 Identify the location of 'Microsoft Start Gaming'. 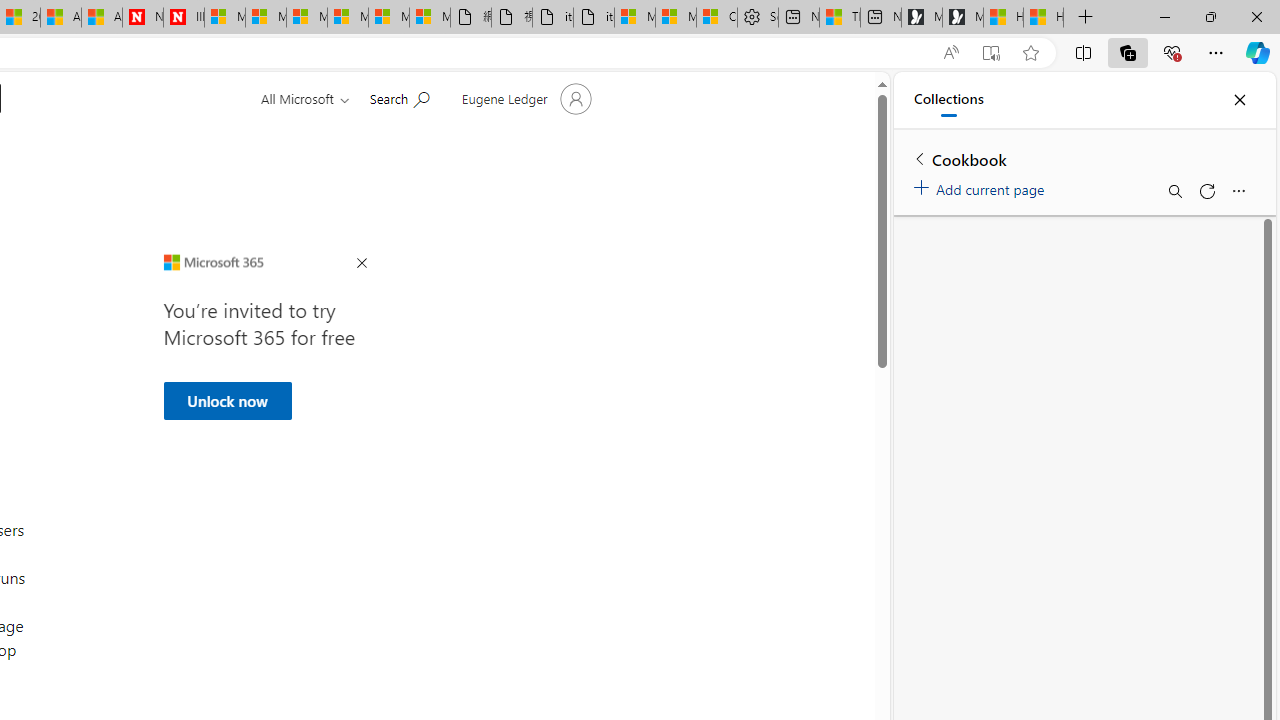
(963, 17).